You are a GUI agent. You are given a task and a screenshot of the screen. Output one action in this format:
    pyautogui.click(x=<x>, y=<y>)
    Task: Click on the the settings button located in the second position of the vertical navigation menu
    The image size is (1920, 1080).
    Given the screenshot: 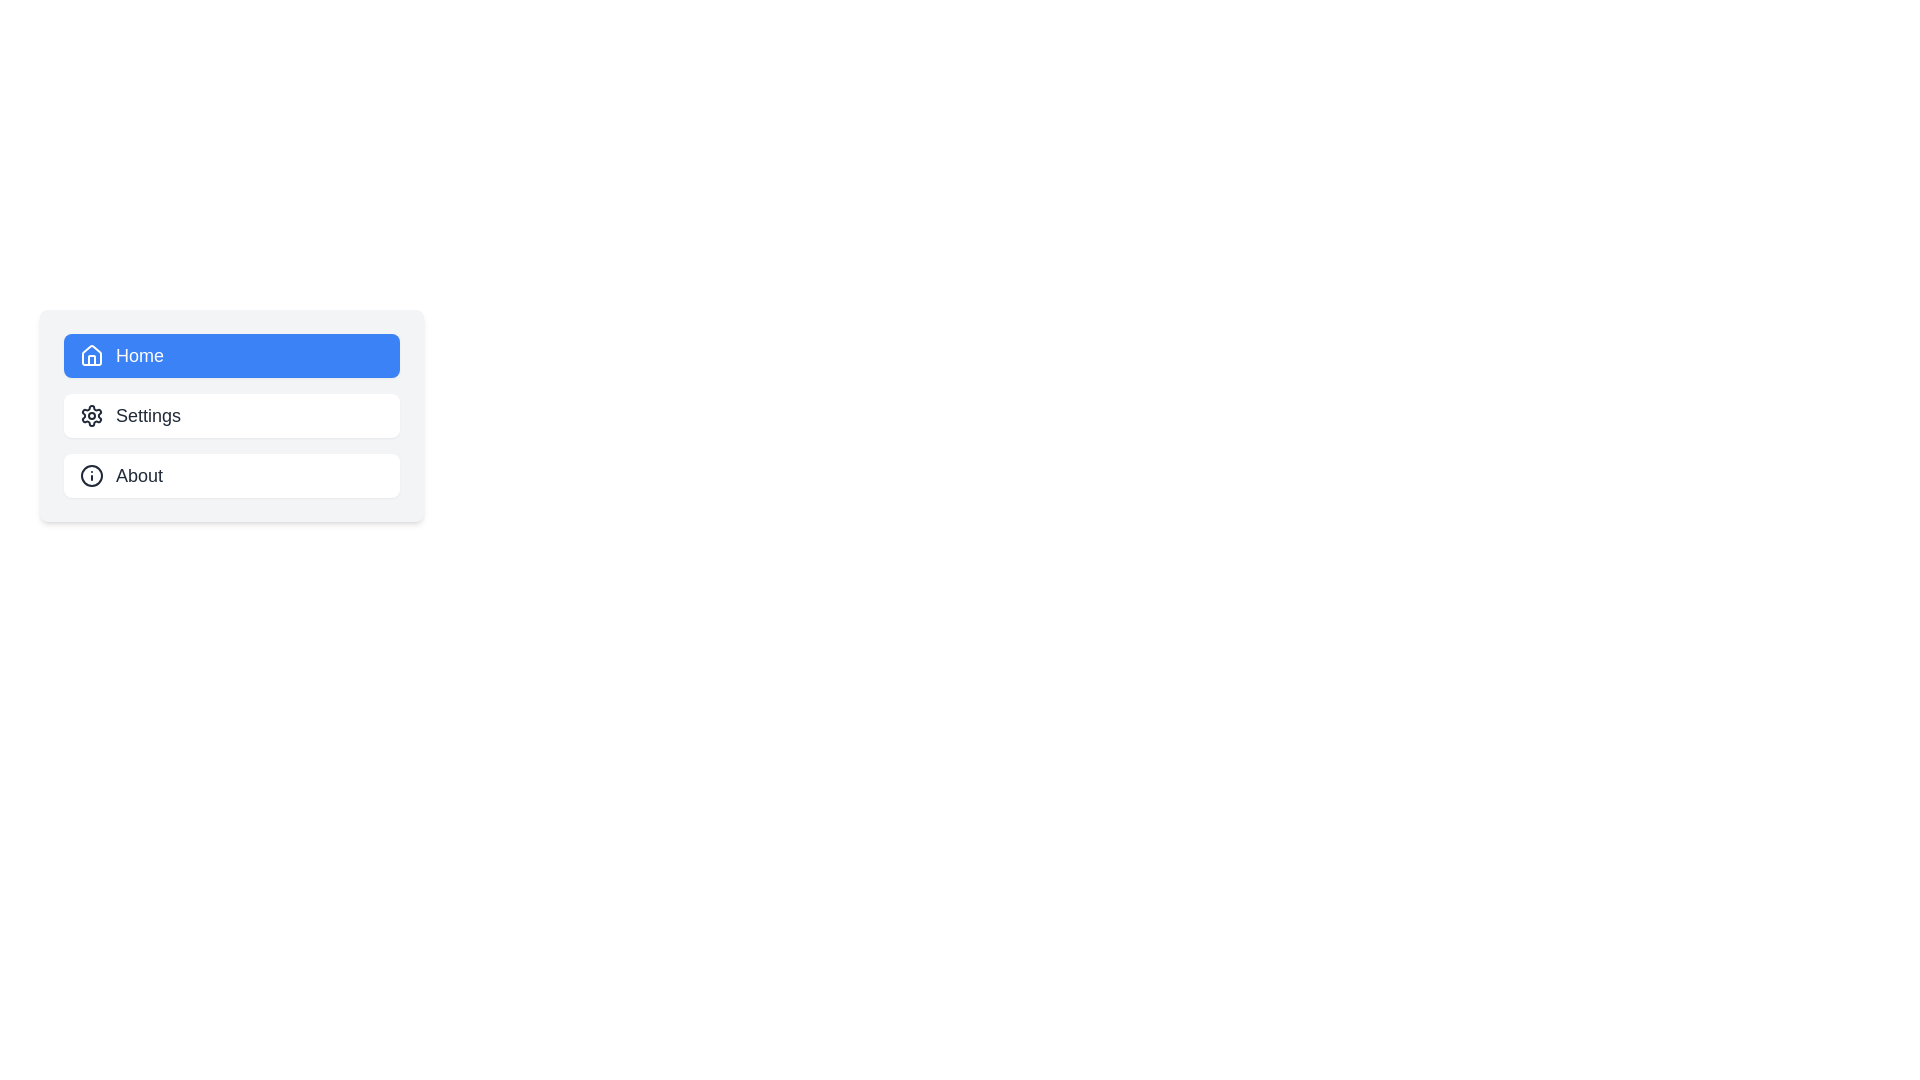 What is the action you would take?
    pyautogui.click(x=231, y=415)
    